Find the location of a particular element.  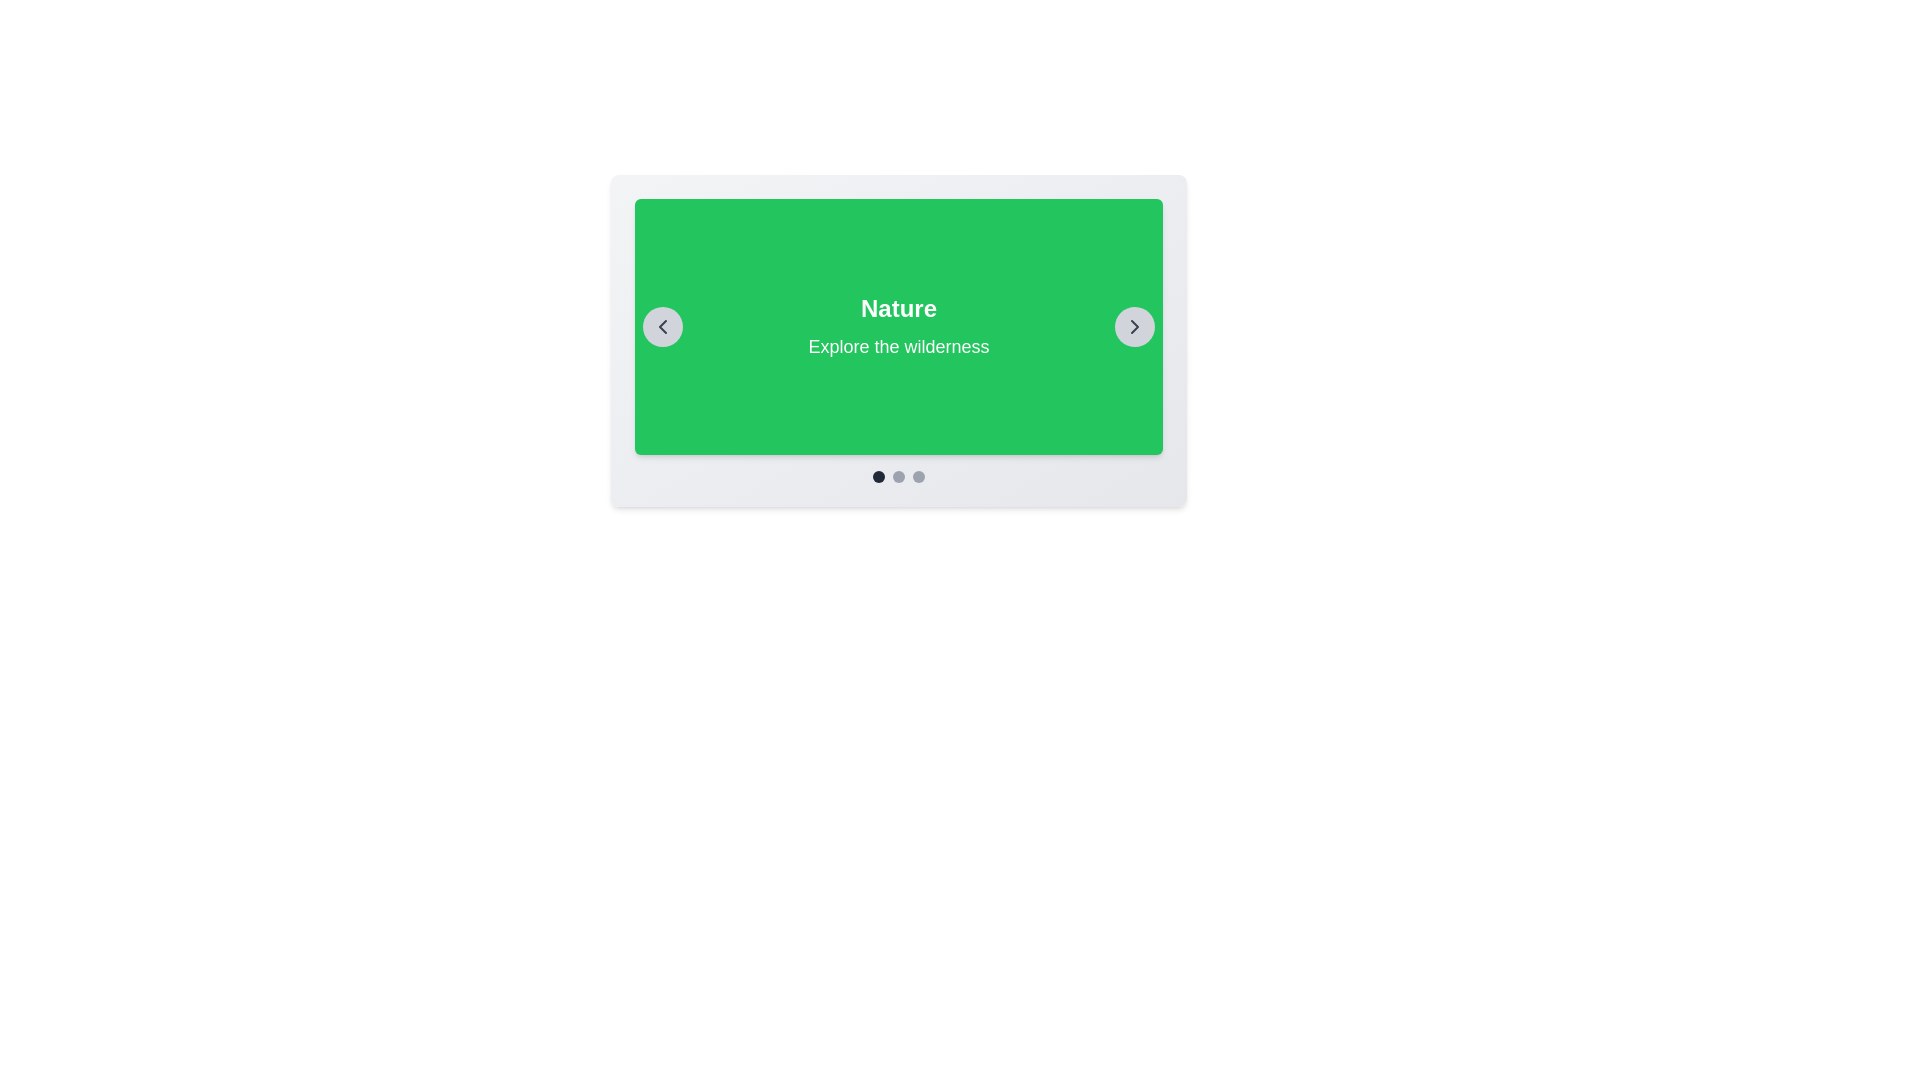

the first circular navigation dot indicator, which is dark gray and located beneath the green content area is located at coordinates (878, 477).